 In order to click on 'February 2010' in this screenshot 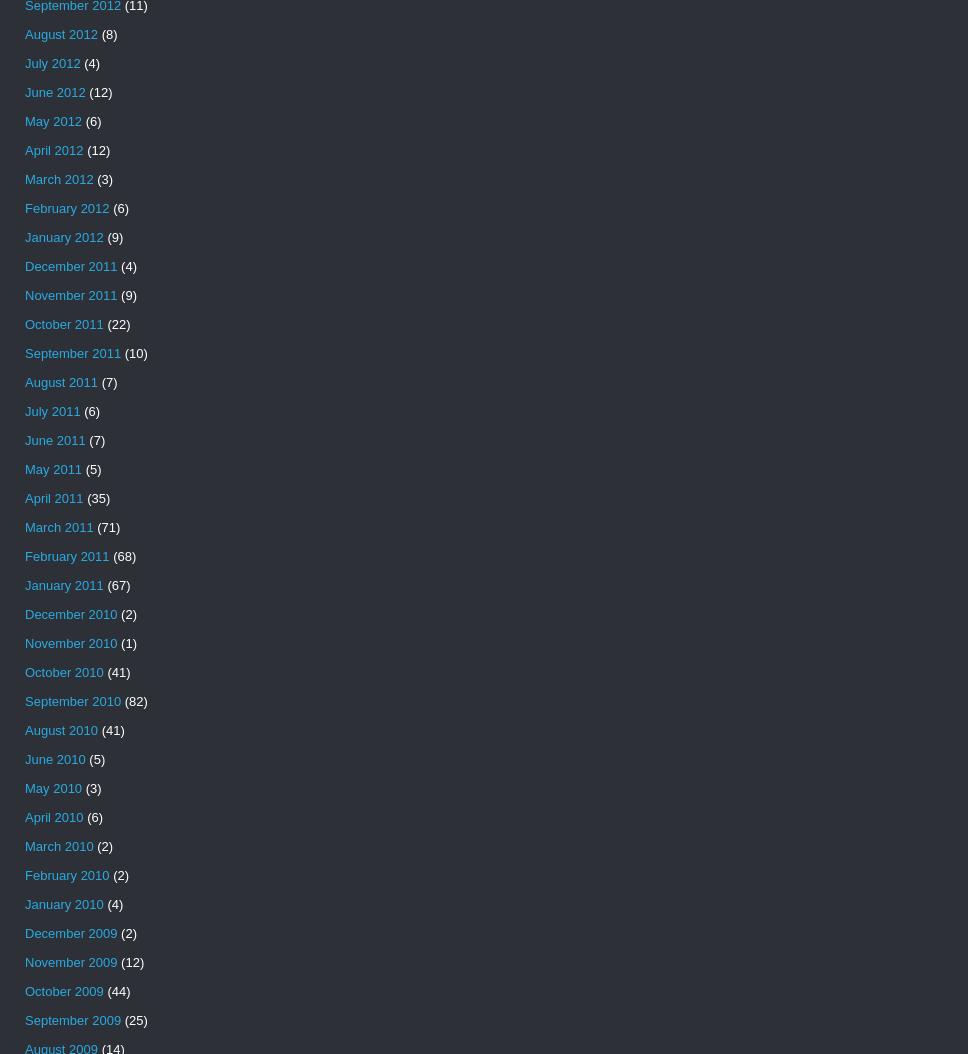, I will do `click(65, 875)`.